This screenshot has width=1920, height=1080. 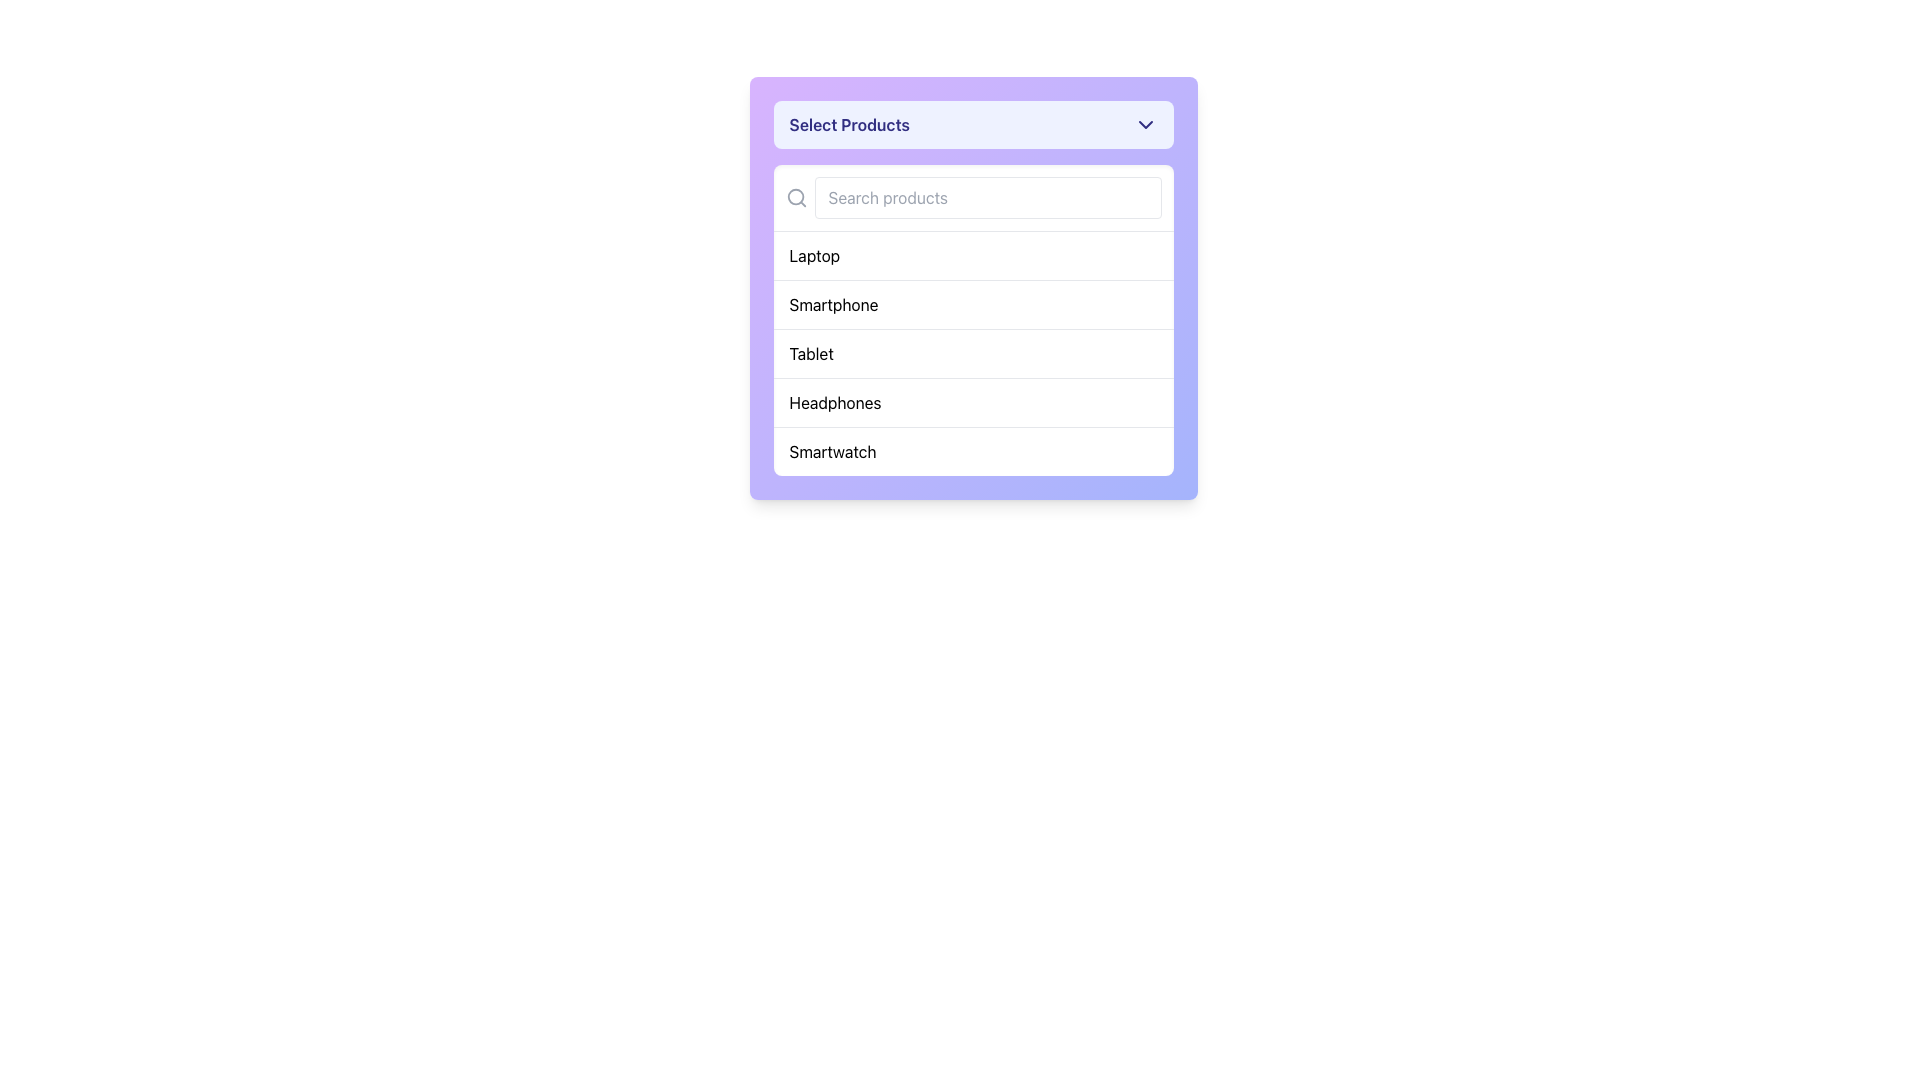 What do you see at coordinates (832, 451) in the screenshot?
I see `the 'Smartwatch' option in the dropdown menu` at bounding box center [832, 451].